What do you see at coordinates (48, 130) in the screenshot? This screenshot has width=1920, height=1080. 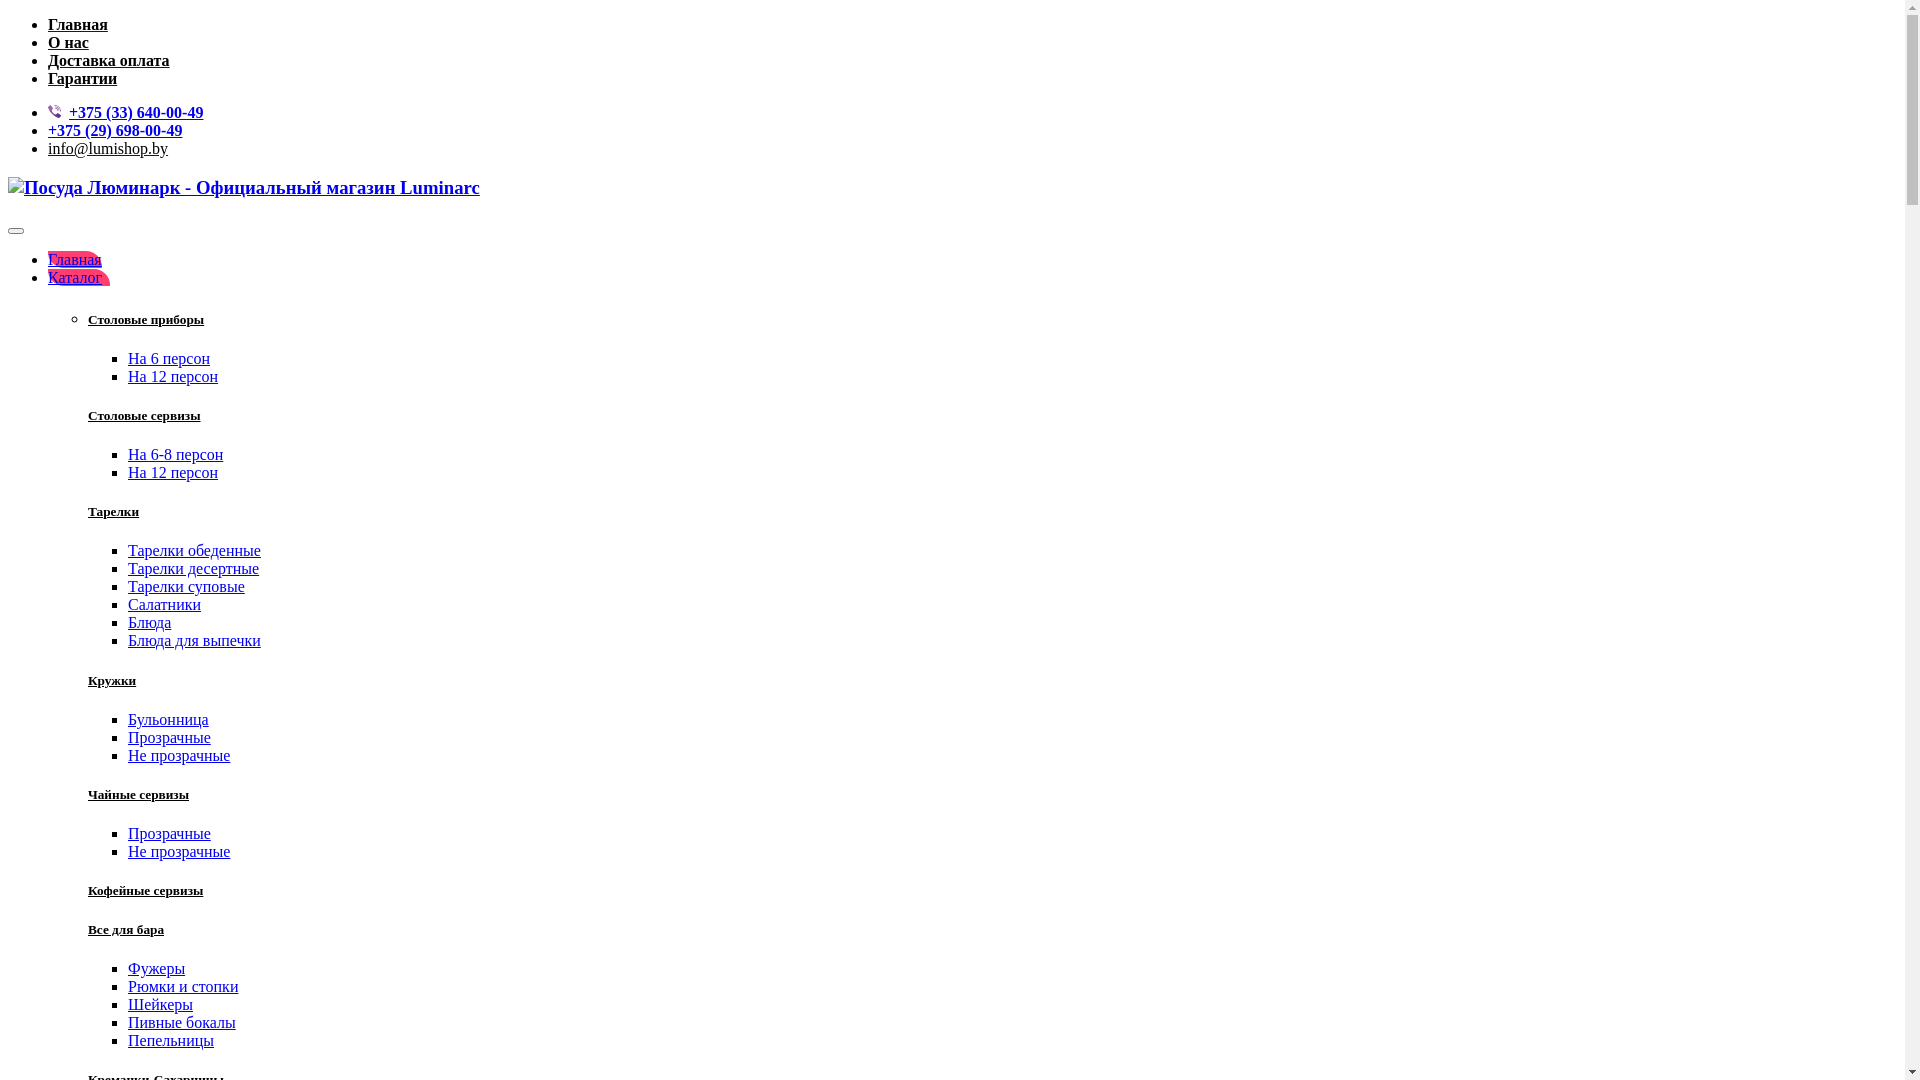 I see `'+375 (29) 698-00-49'` at bounding box center [48, 130].